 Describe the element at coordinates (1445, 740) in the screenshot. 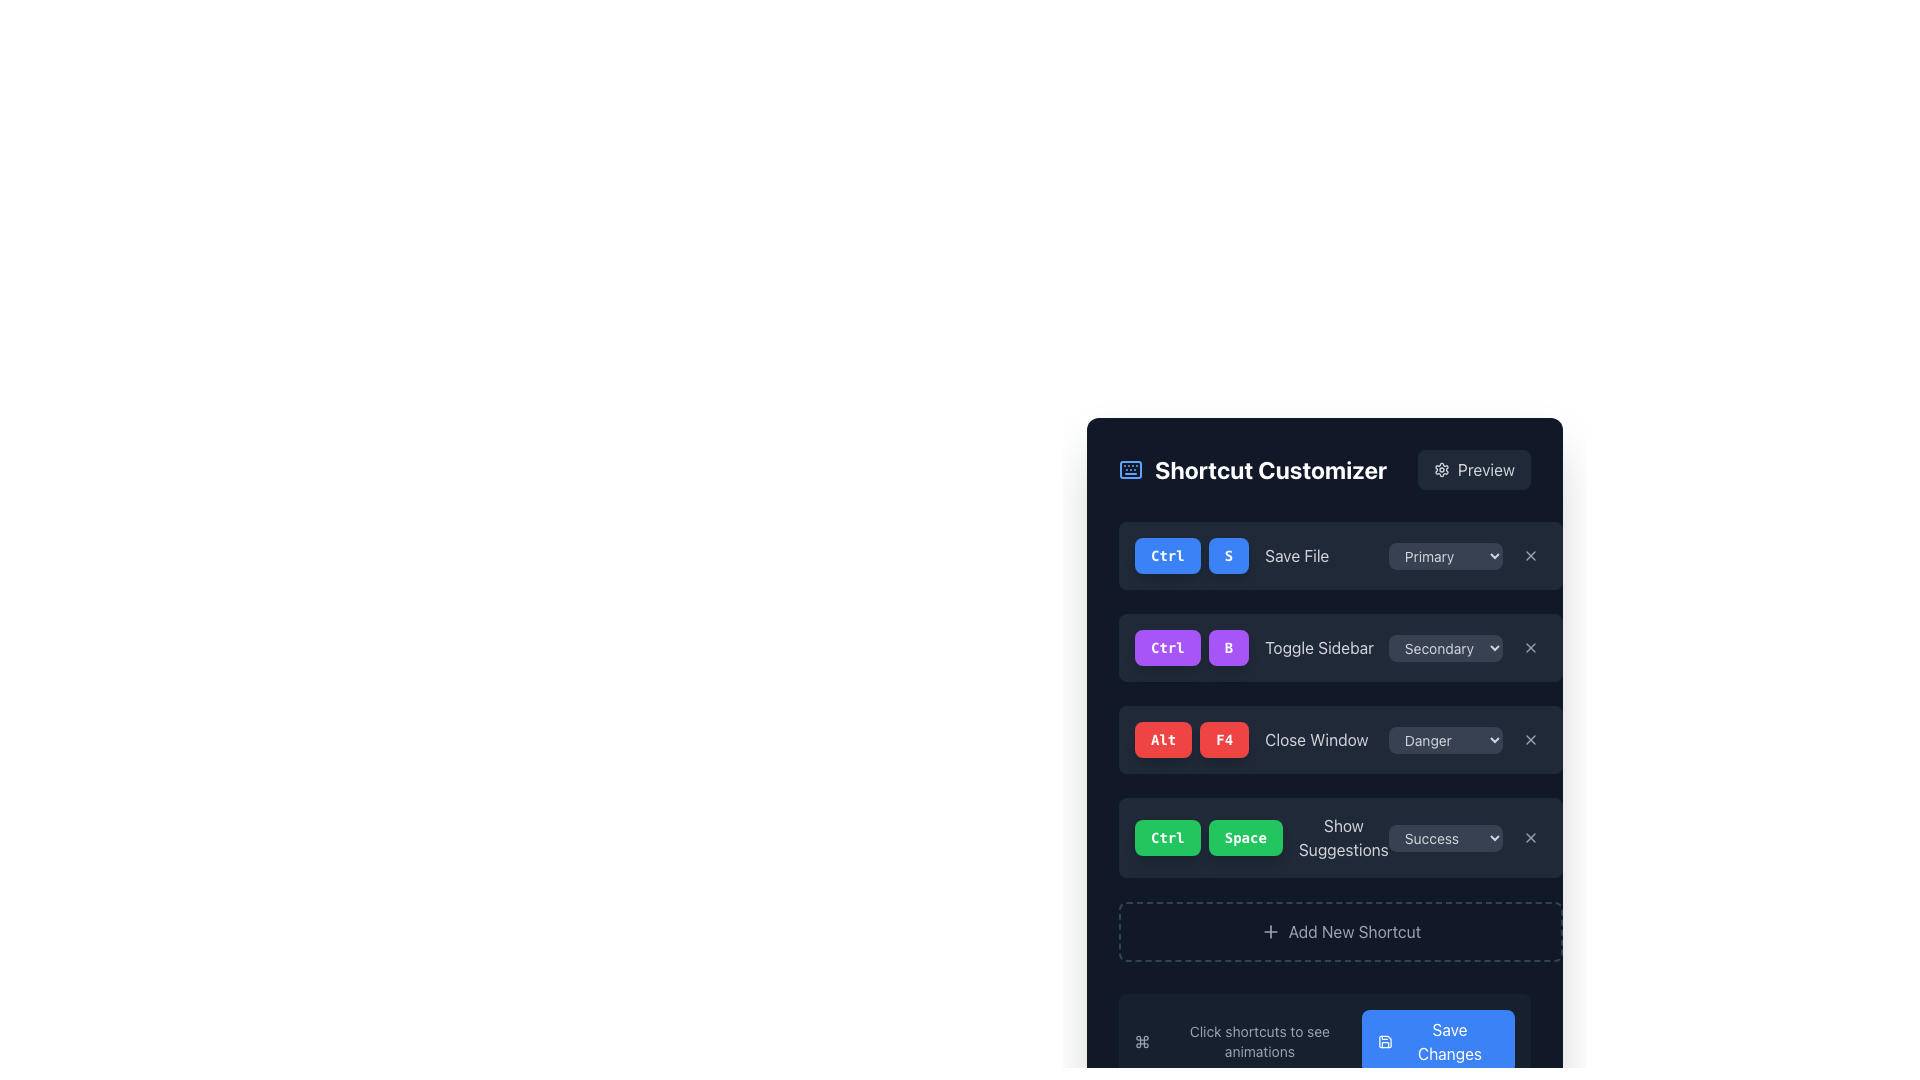

I see `the Dropdown Button located third among a set of dropdowns under the 'Close Window' shortcut` at that location.